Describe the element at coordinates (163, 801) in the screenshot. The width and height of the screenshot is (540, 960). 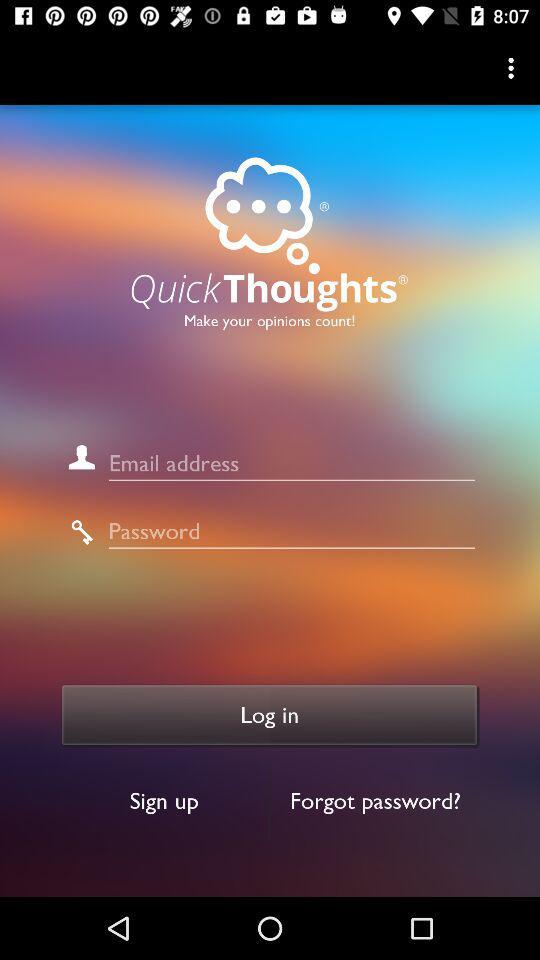
I see `item at the bottom left corner` at that location.